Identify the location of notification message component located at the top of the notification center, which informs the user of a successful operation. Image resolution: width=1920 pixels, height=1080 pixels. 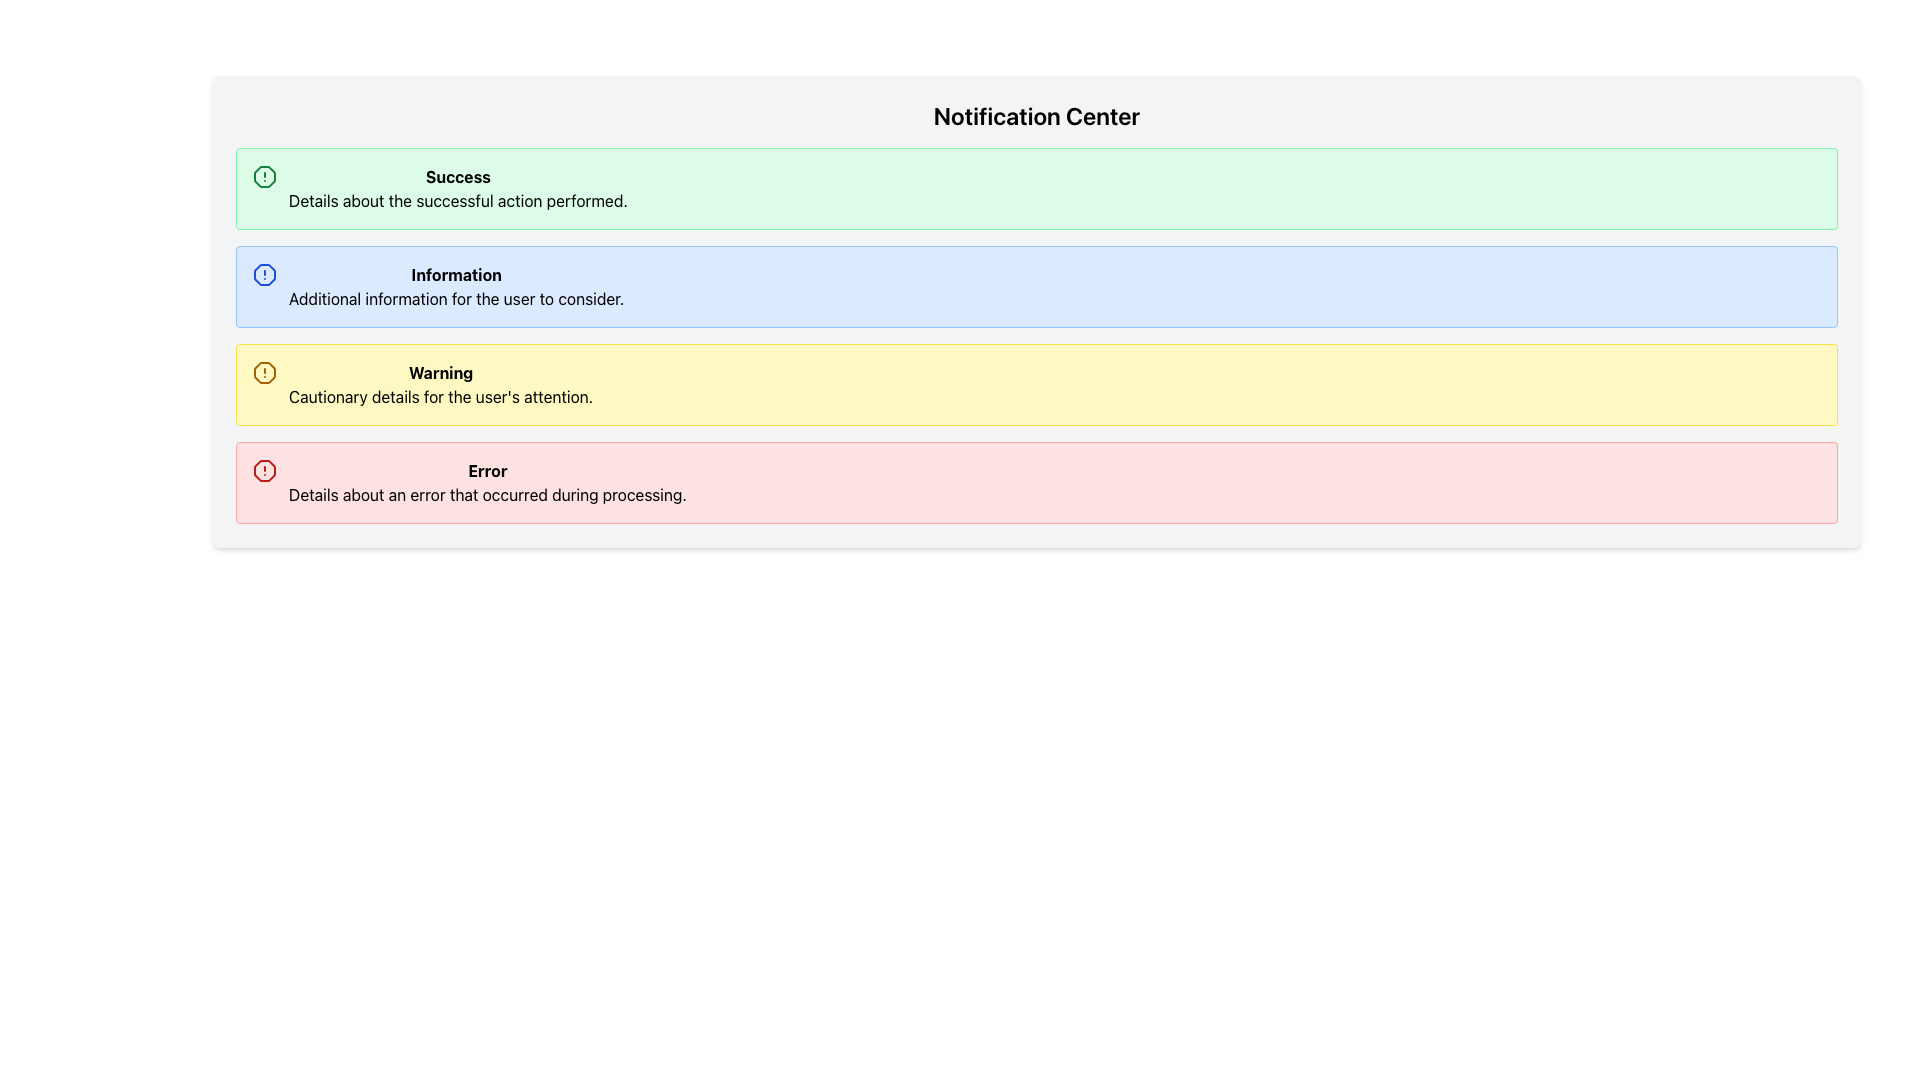
(457, 189).